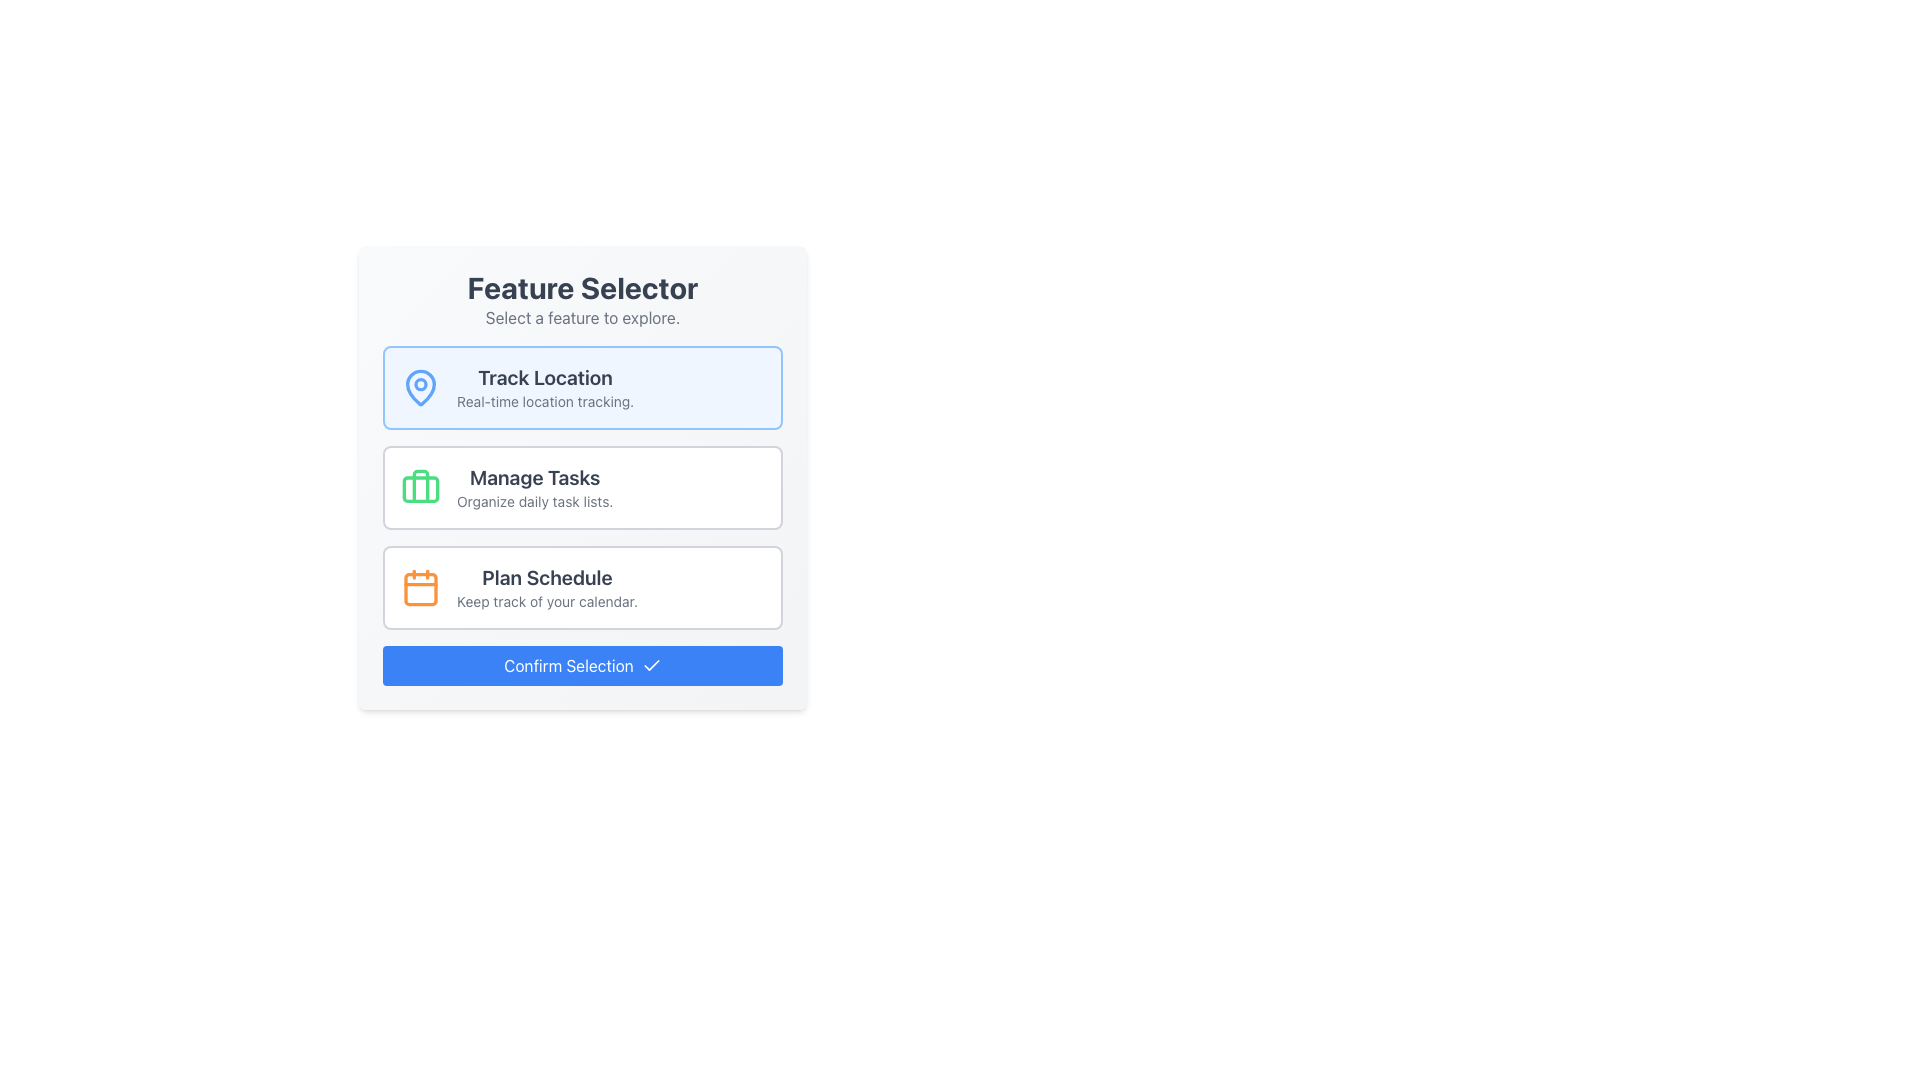 This screenshot has width=1920, height=1080. I want to click on the 'Plan Schedule' option in the 'Feature Selector' panel, which is the third selectable item and is aligned with an orange calendar icon, so click(547, 586).